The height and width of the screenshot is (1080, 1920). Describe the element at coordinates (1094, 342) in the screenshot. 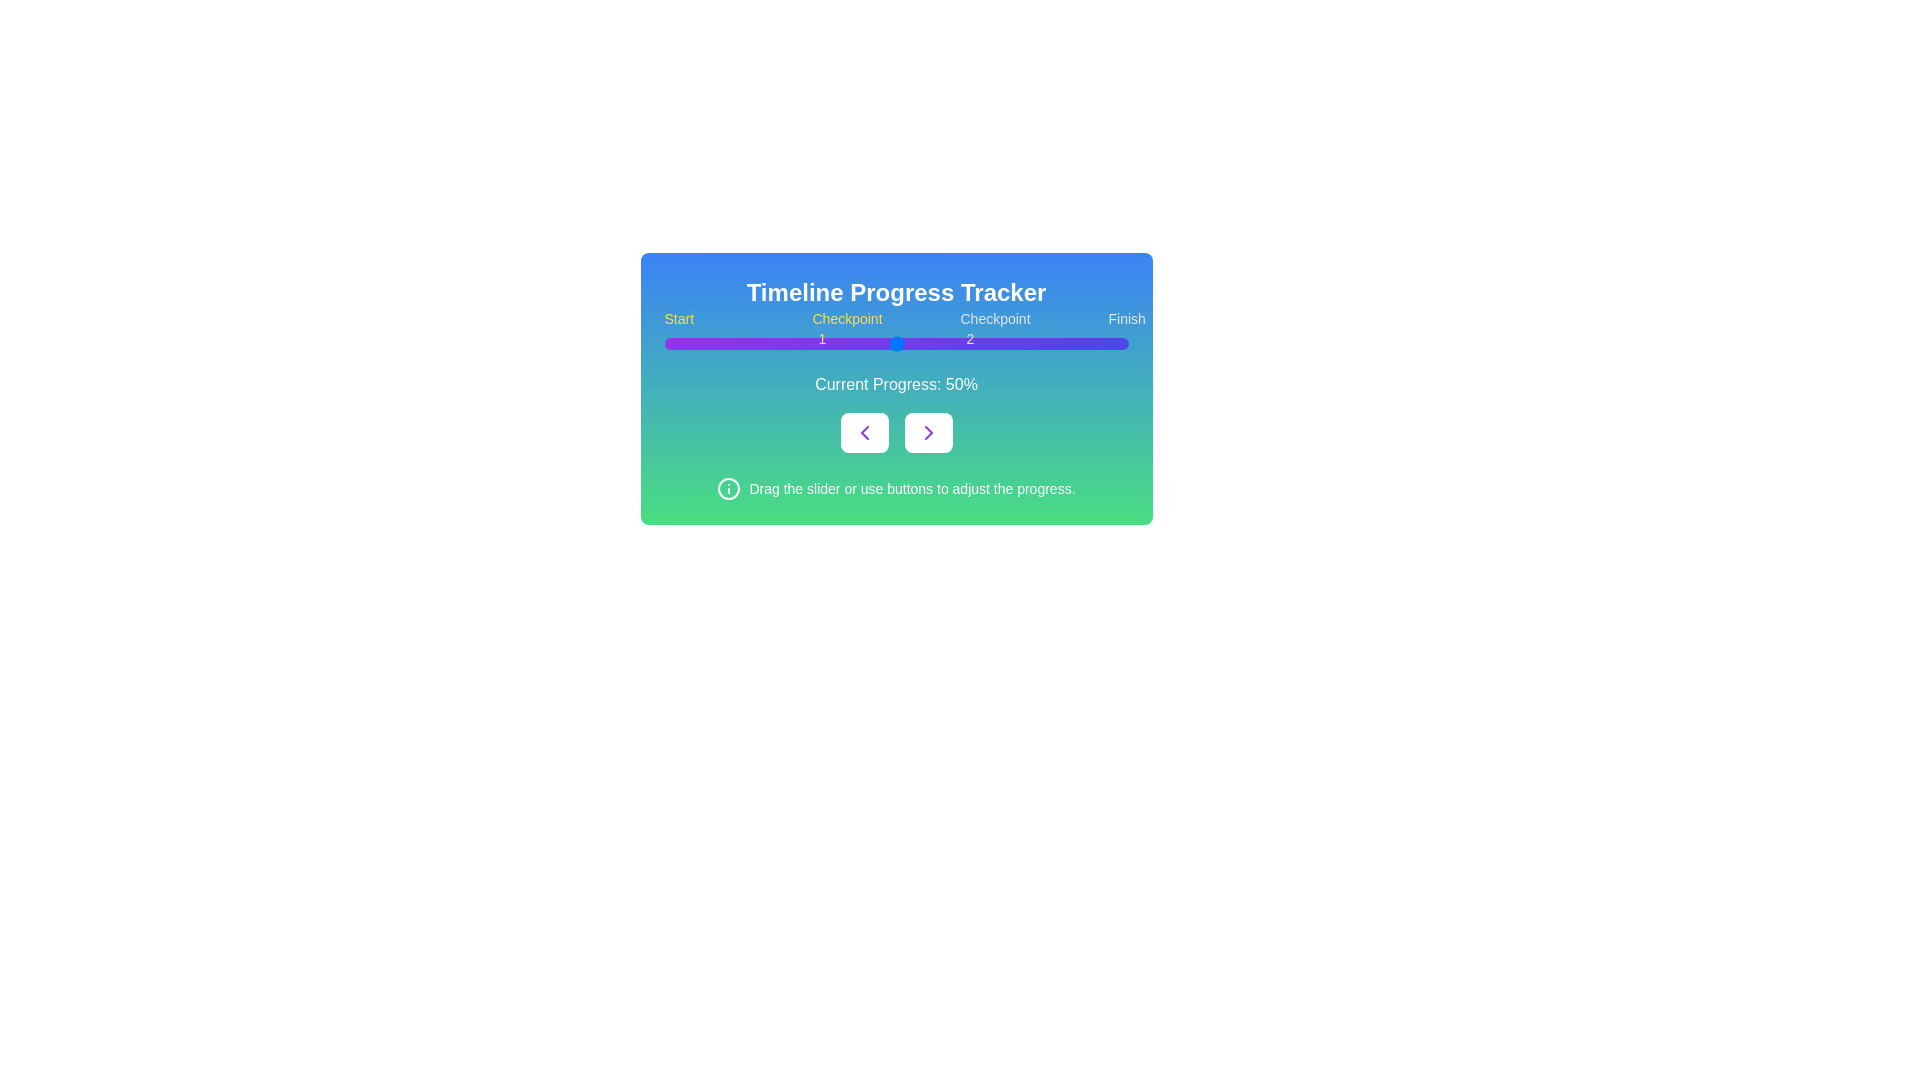

I see `progress on the slider` at that location.